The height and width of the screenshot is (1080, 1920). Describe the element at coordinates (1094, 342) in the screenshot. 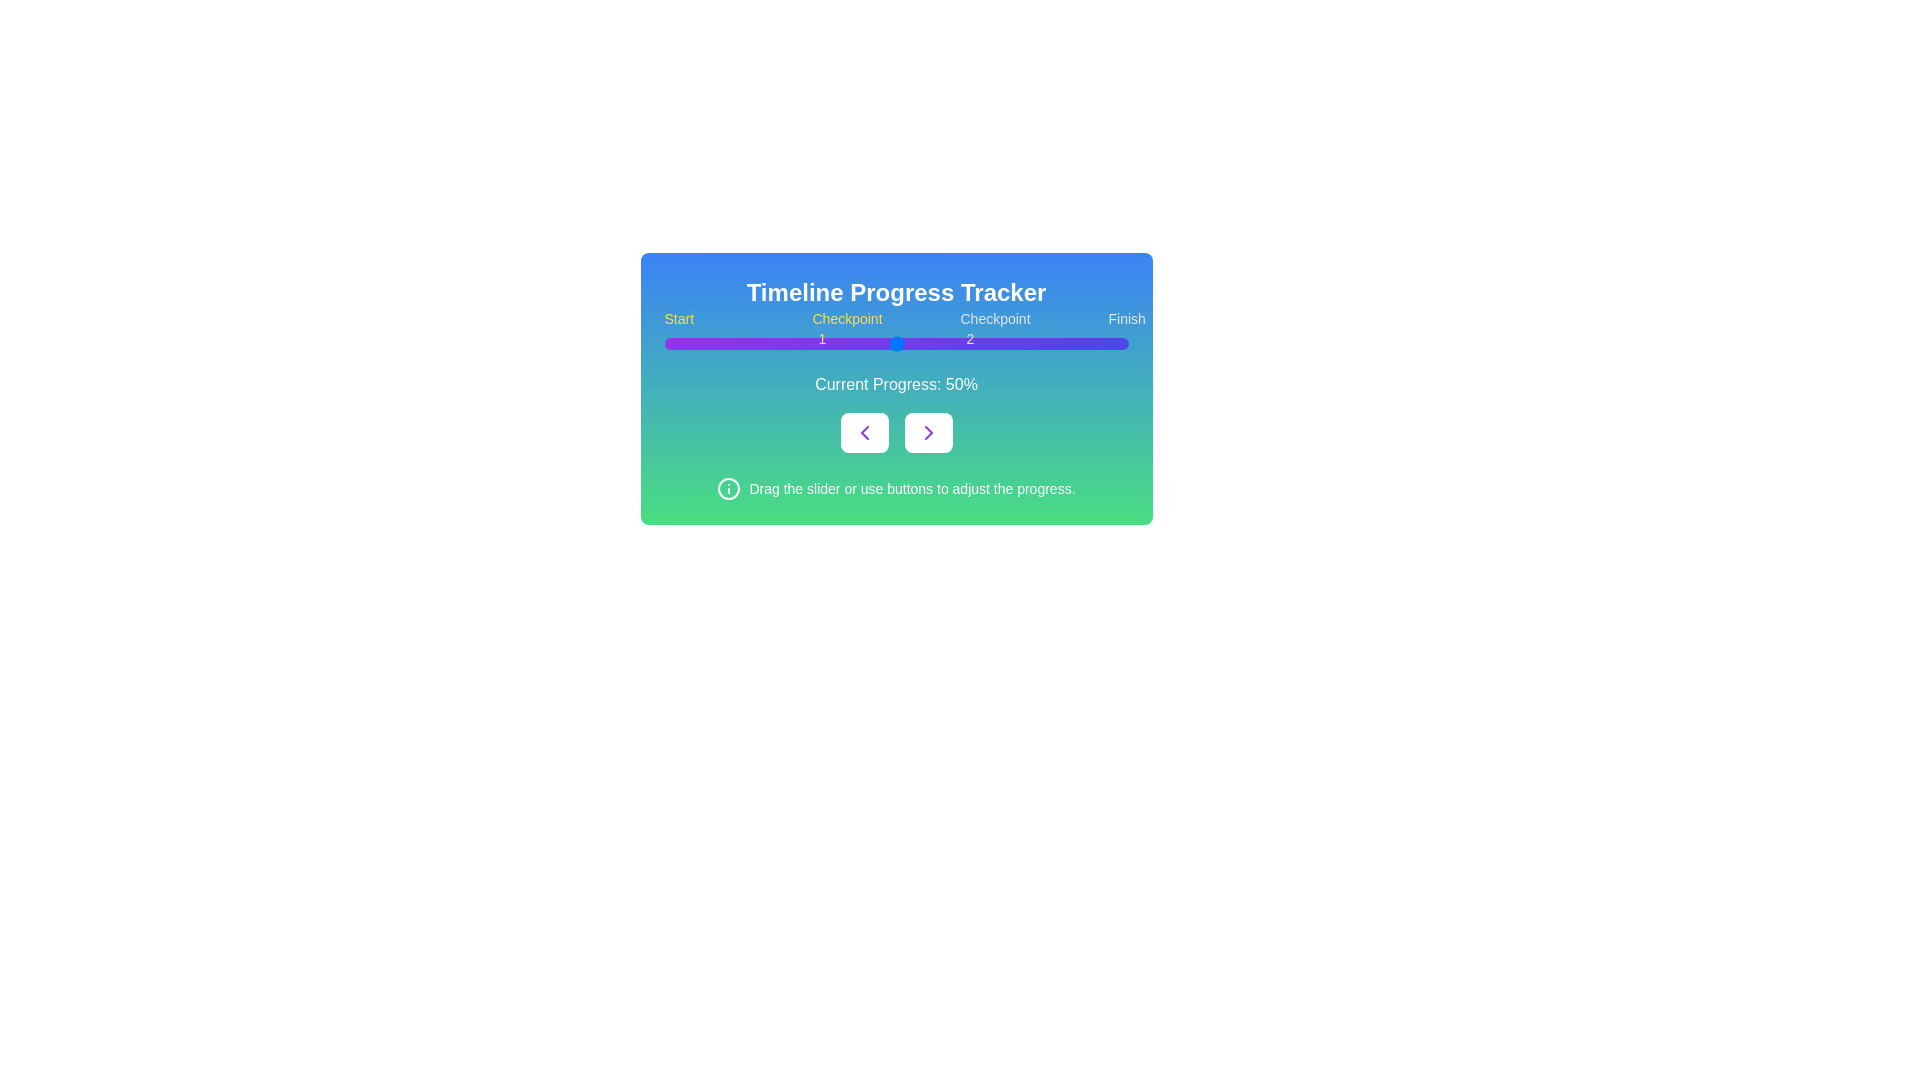

I see `progress on the slider` at that location.